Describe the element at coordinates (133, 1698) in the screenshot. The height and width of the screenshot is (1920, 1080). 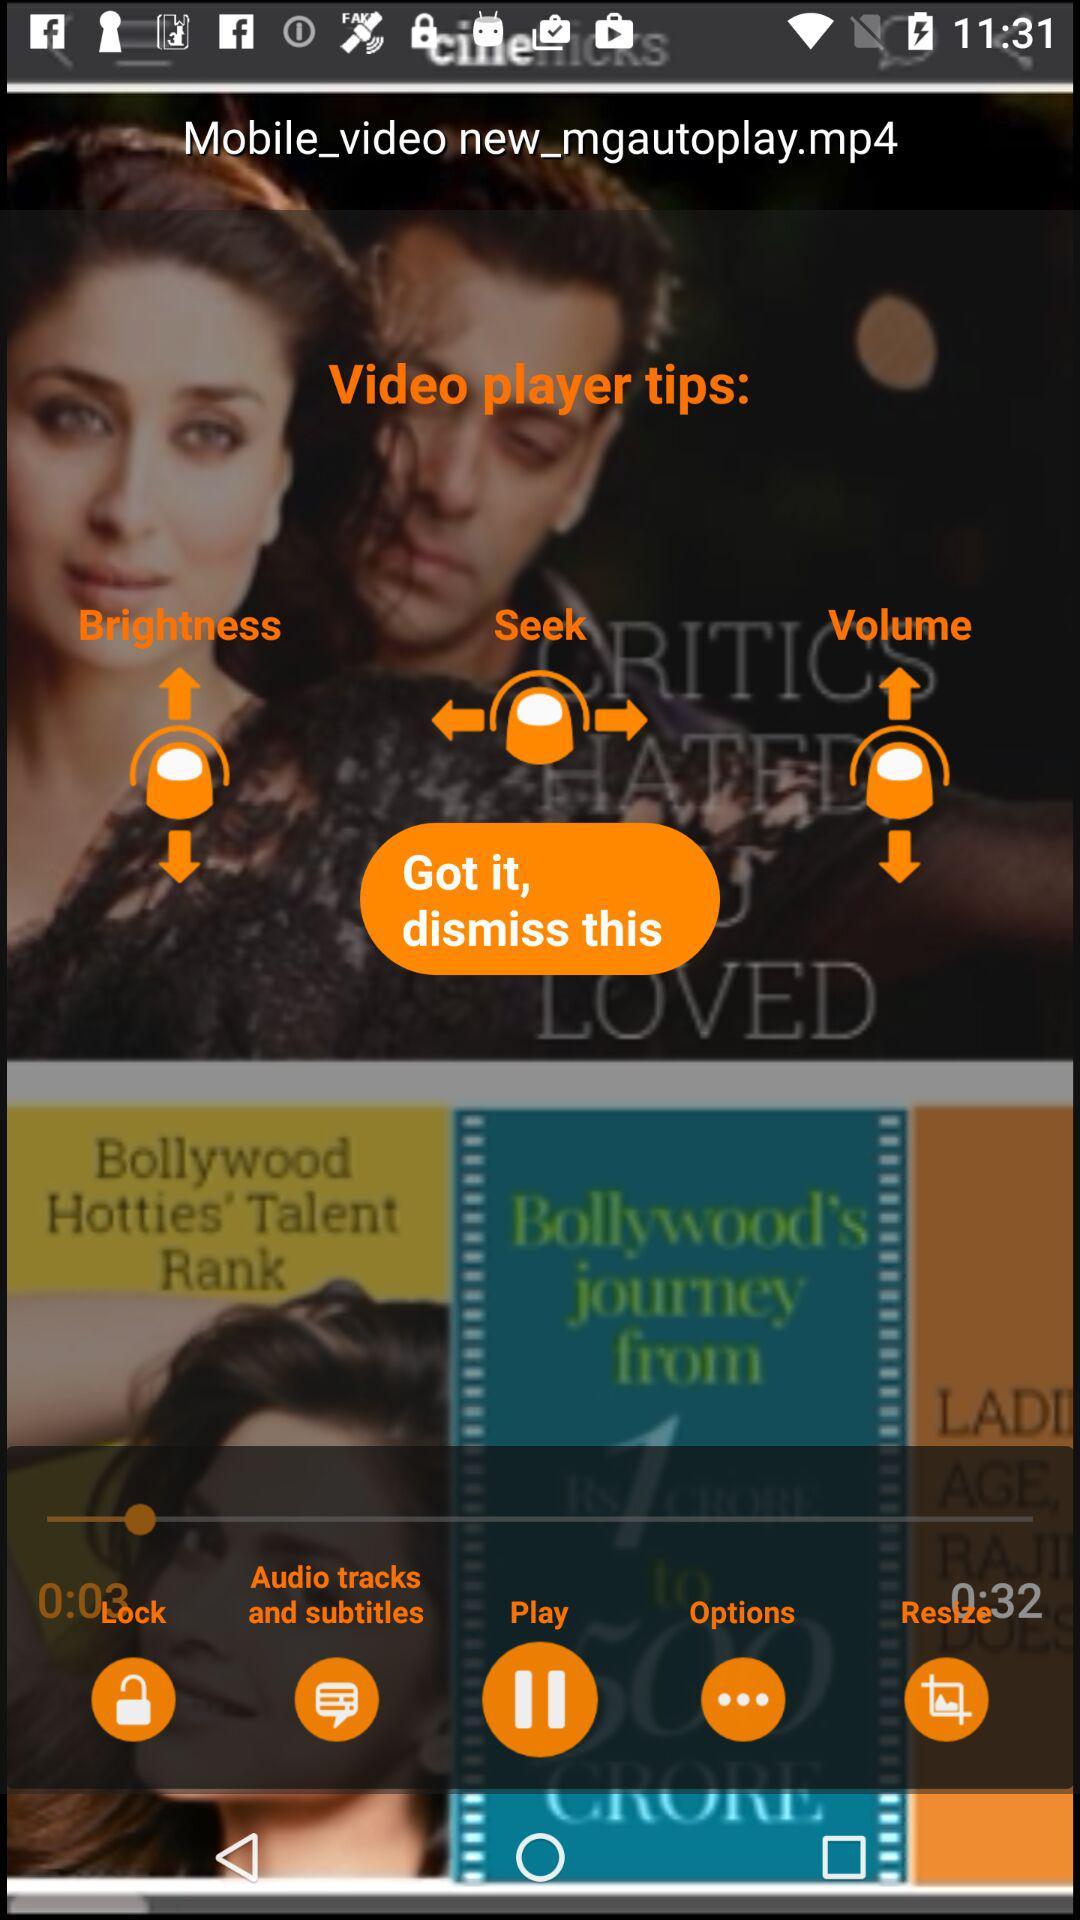
I see `the lock icon` at that location.